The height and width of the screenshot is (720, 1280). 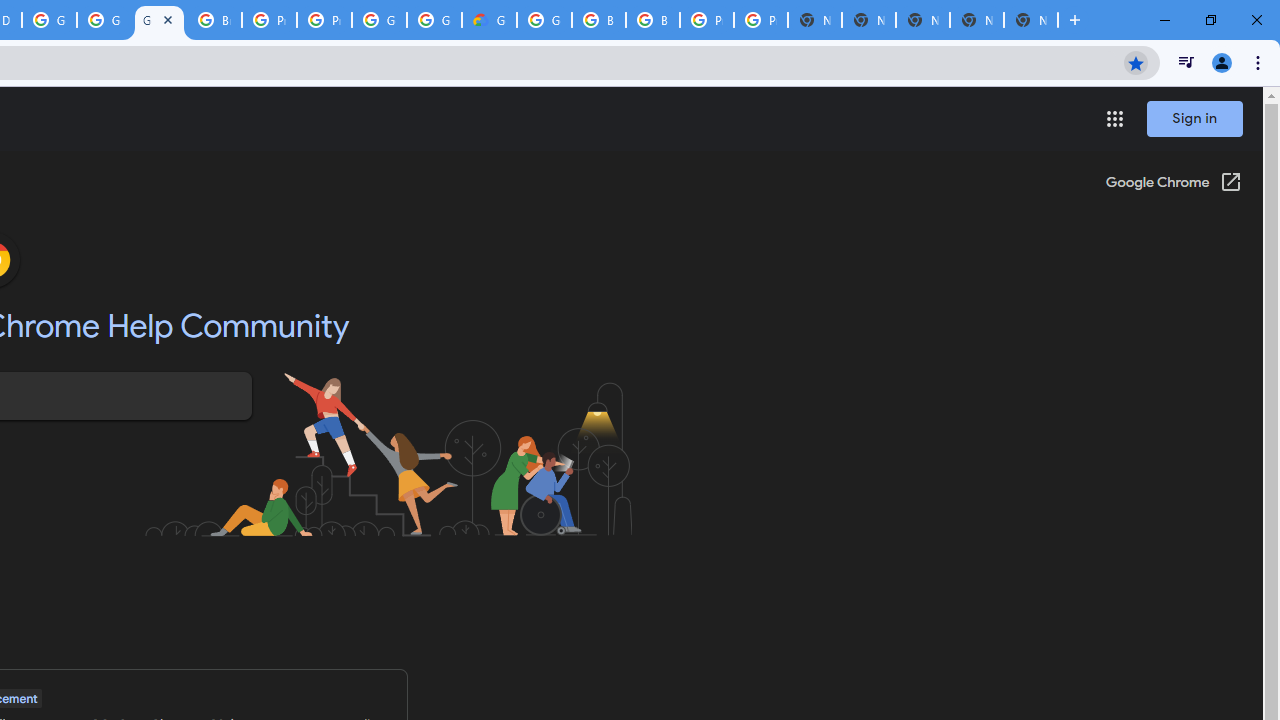 What do you see at coordinates (433, 20) in the screenshot?
I see `'Google Cloud Platform'` at bounding box center [433, 20].